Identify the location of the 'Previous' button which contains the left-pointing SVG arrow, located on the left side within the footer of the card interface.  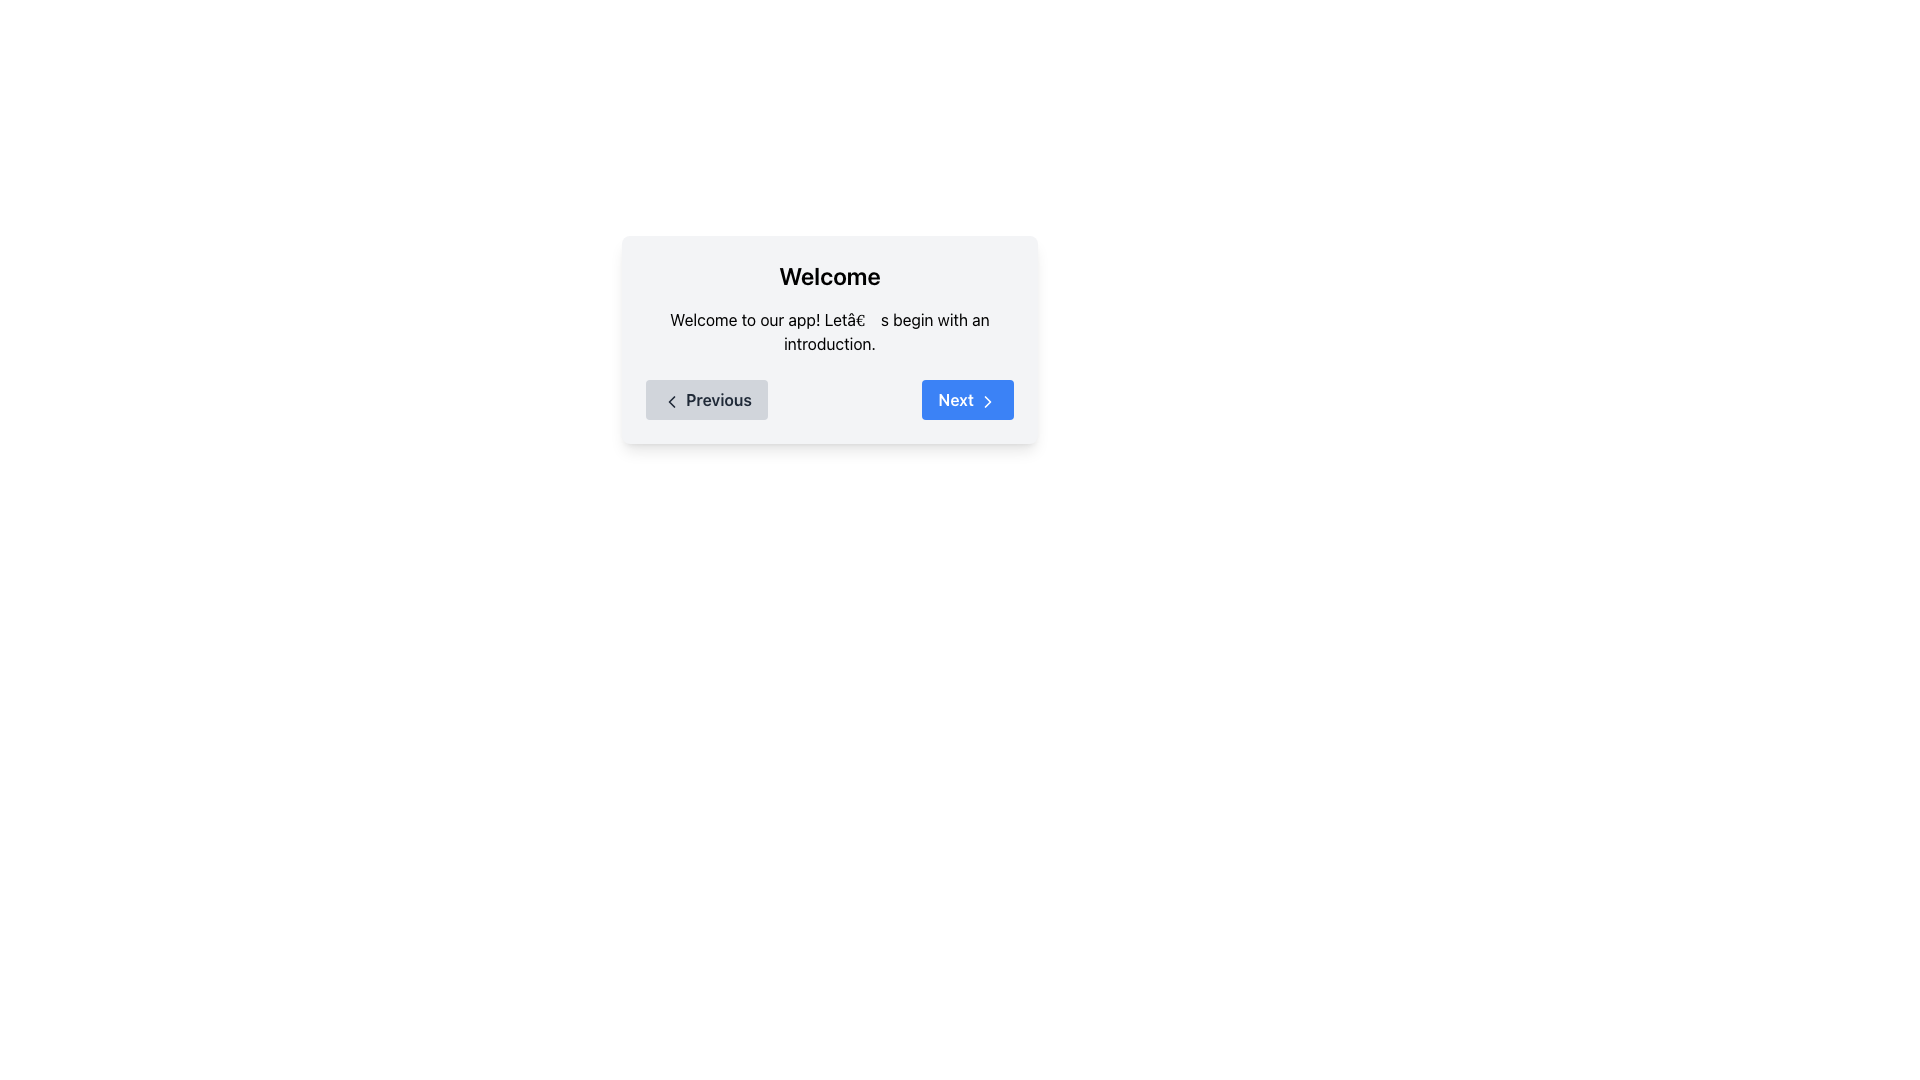
(672, 401).